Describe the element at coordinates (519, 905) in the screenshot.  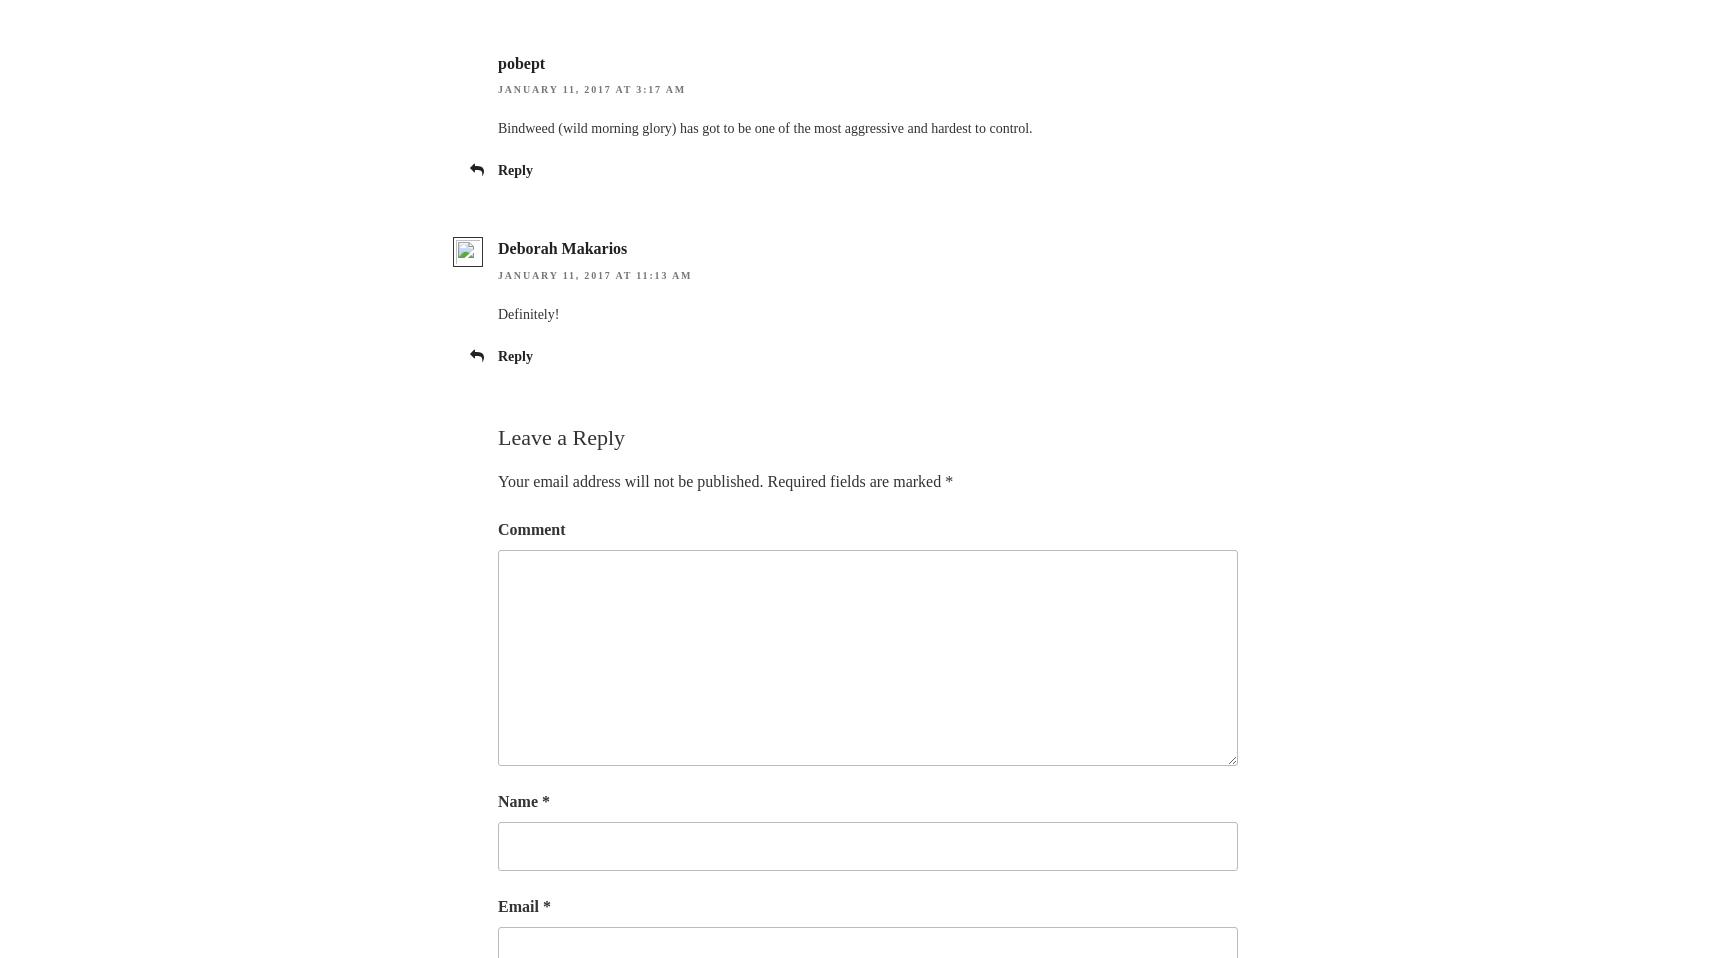
I see `'Email'` at that location.